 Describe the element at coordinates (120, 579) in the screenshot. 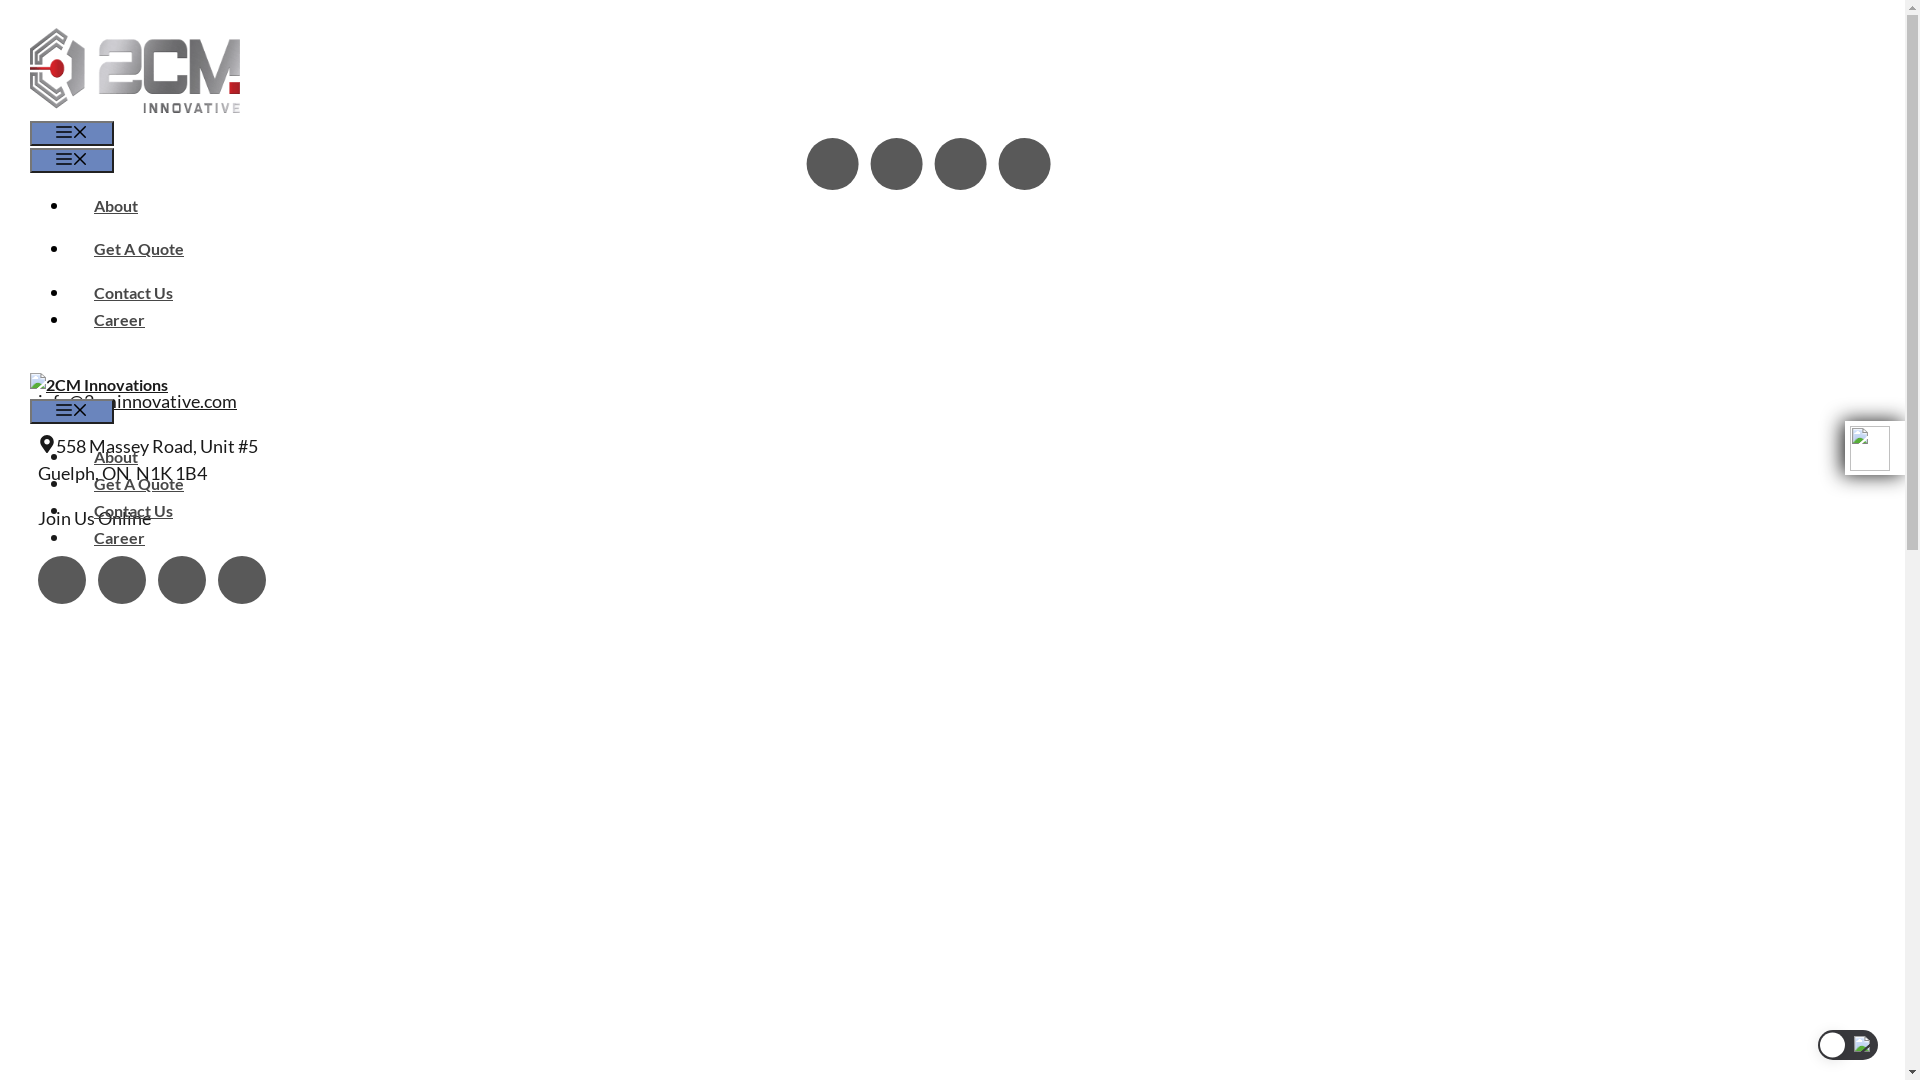

I see `'Facebook'` at that location.